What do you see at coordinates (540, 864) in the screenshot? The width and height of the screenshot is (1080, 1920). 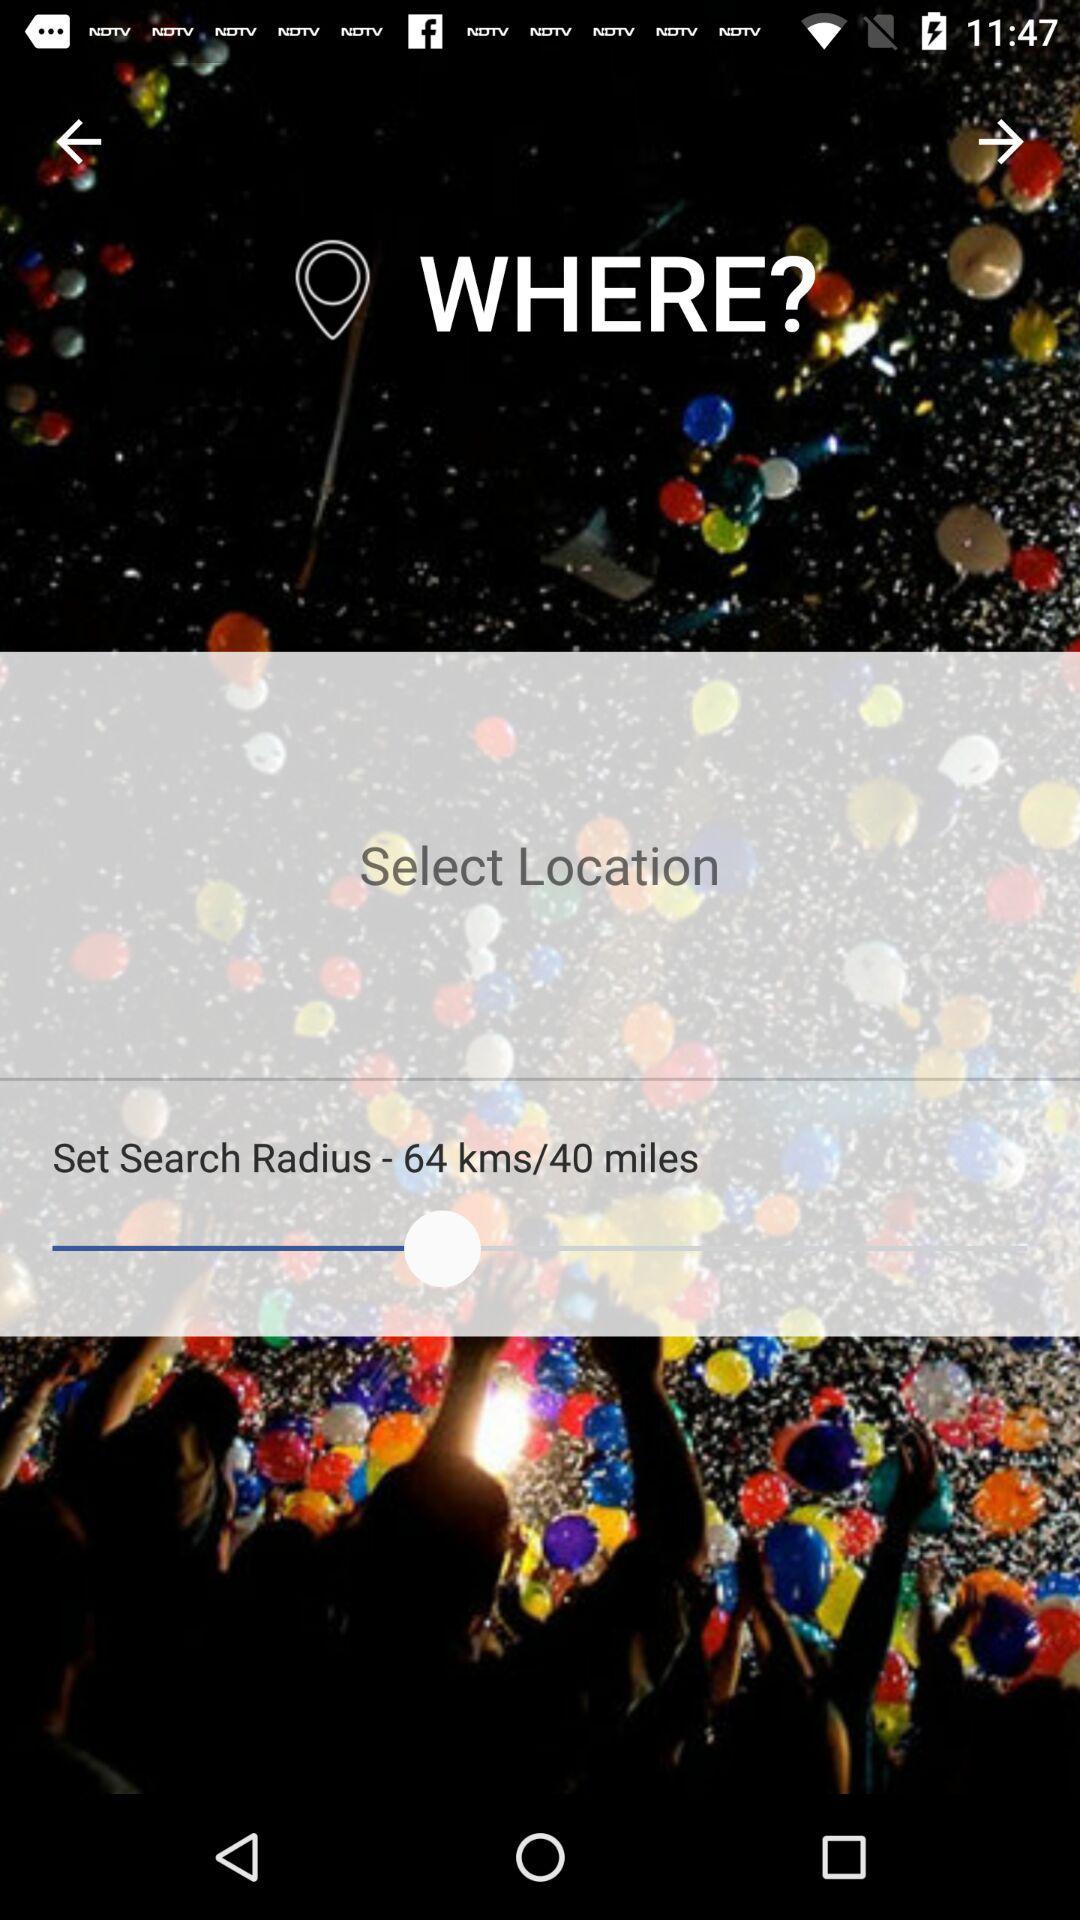 I see `icon below where? icon` at bounding box center [540, 864].